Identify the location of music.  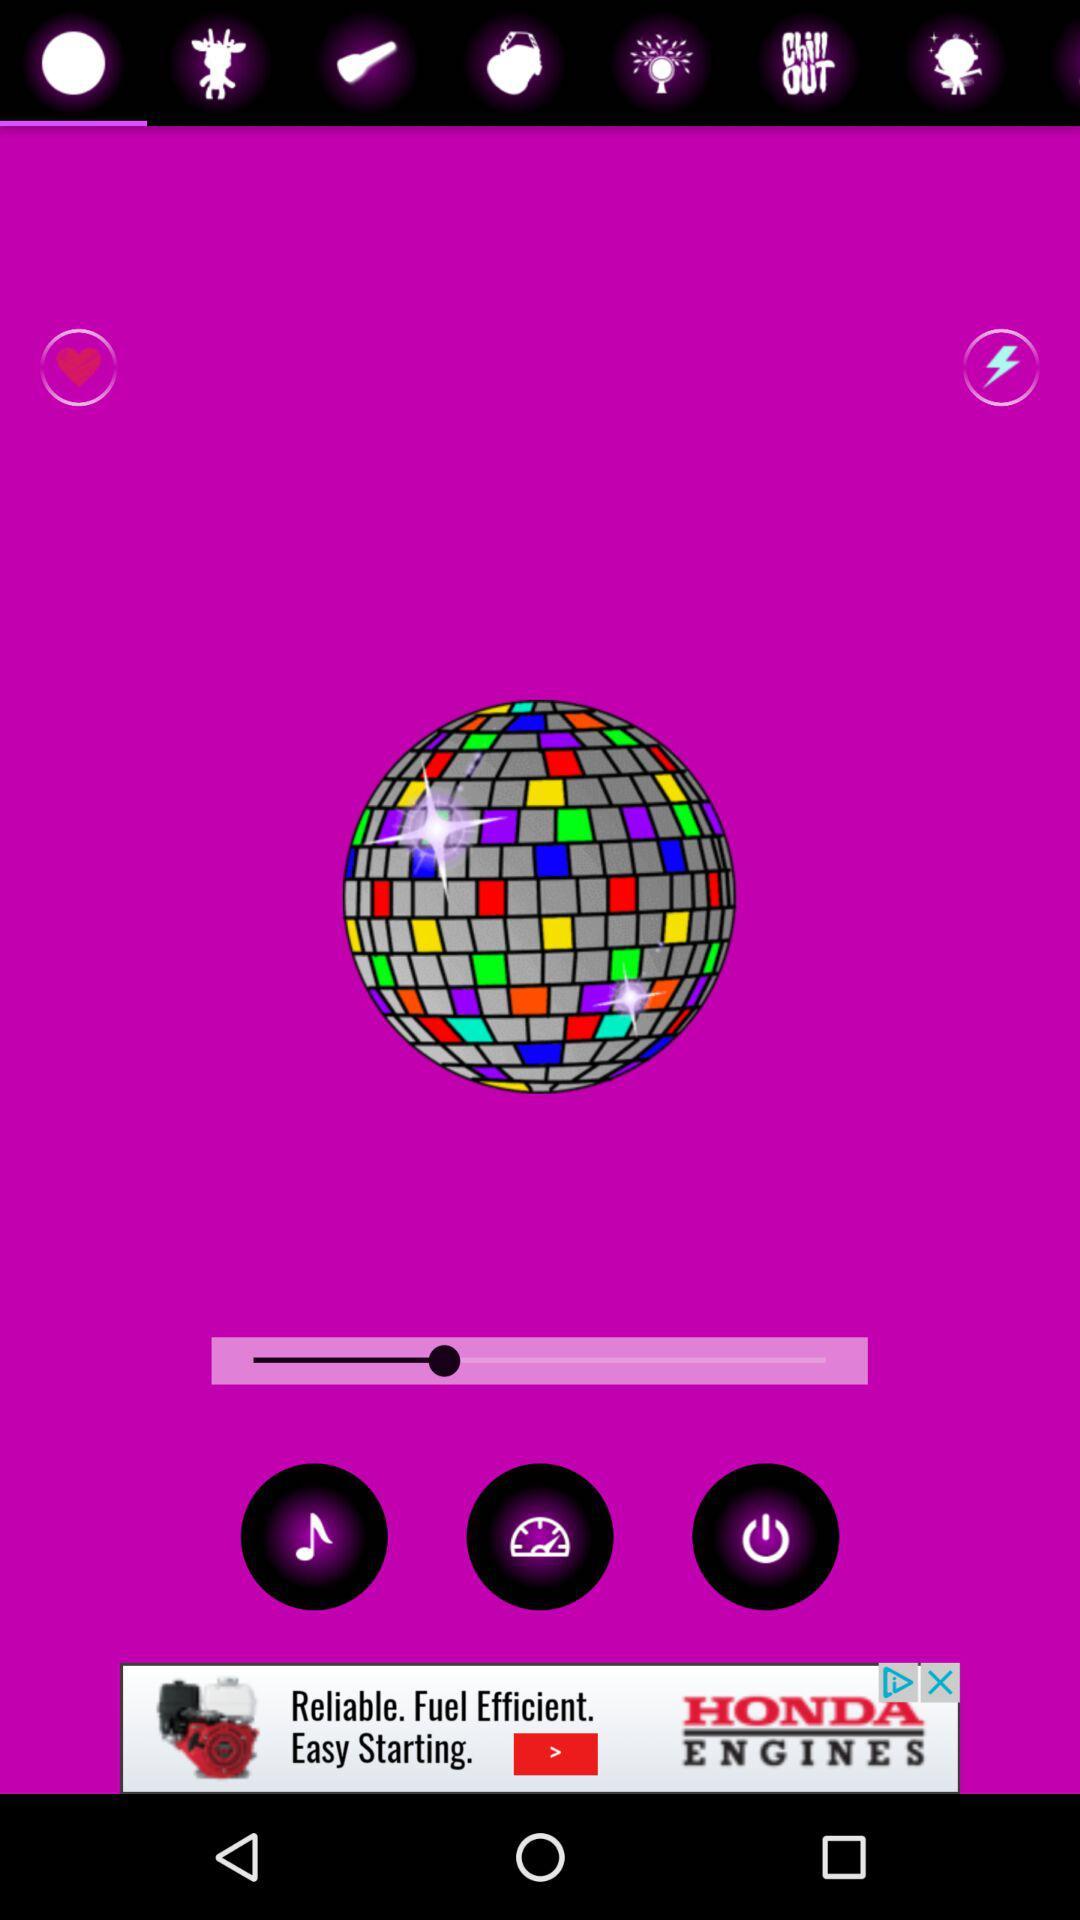
(314, 1535).